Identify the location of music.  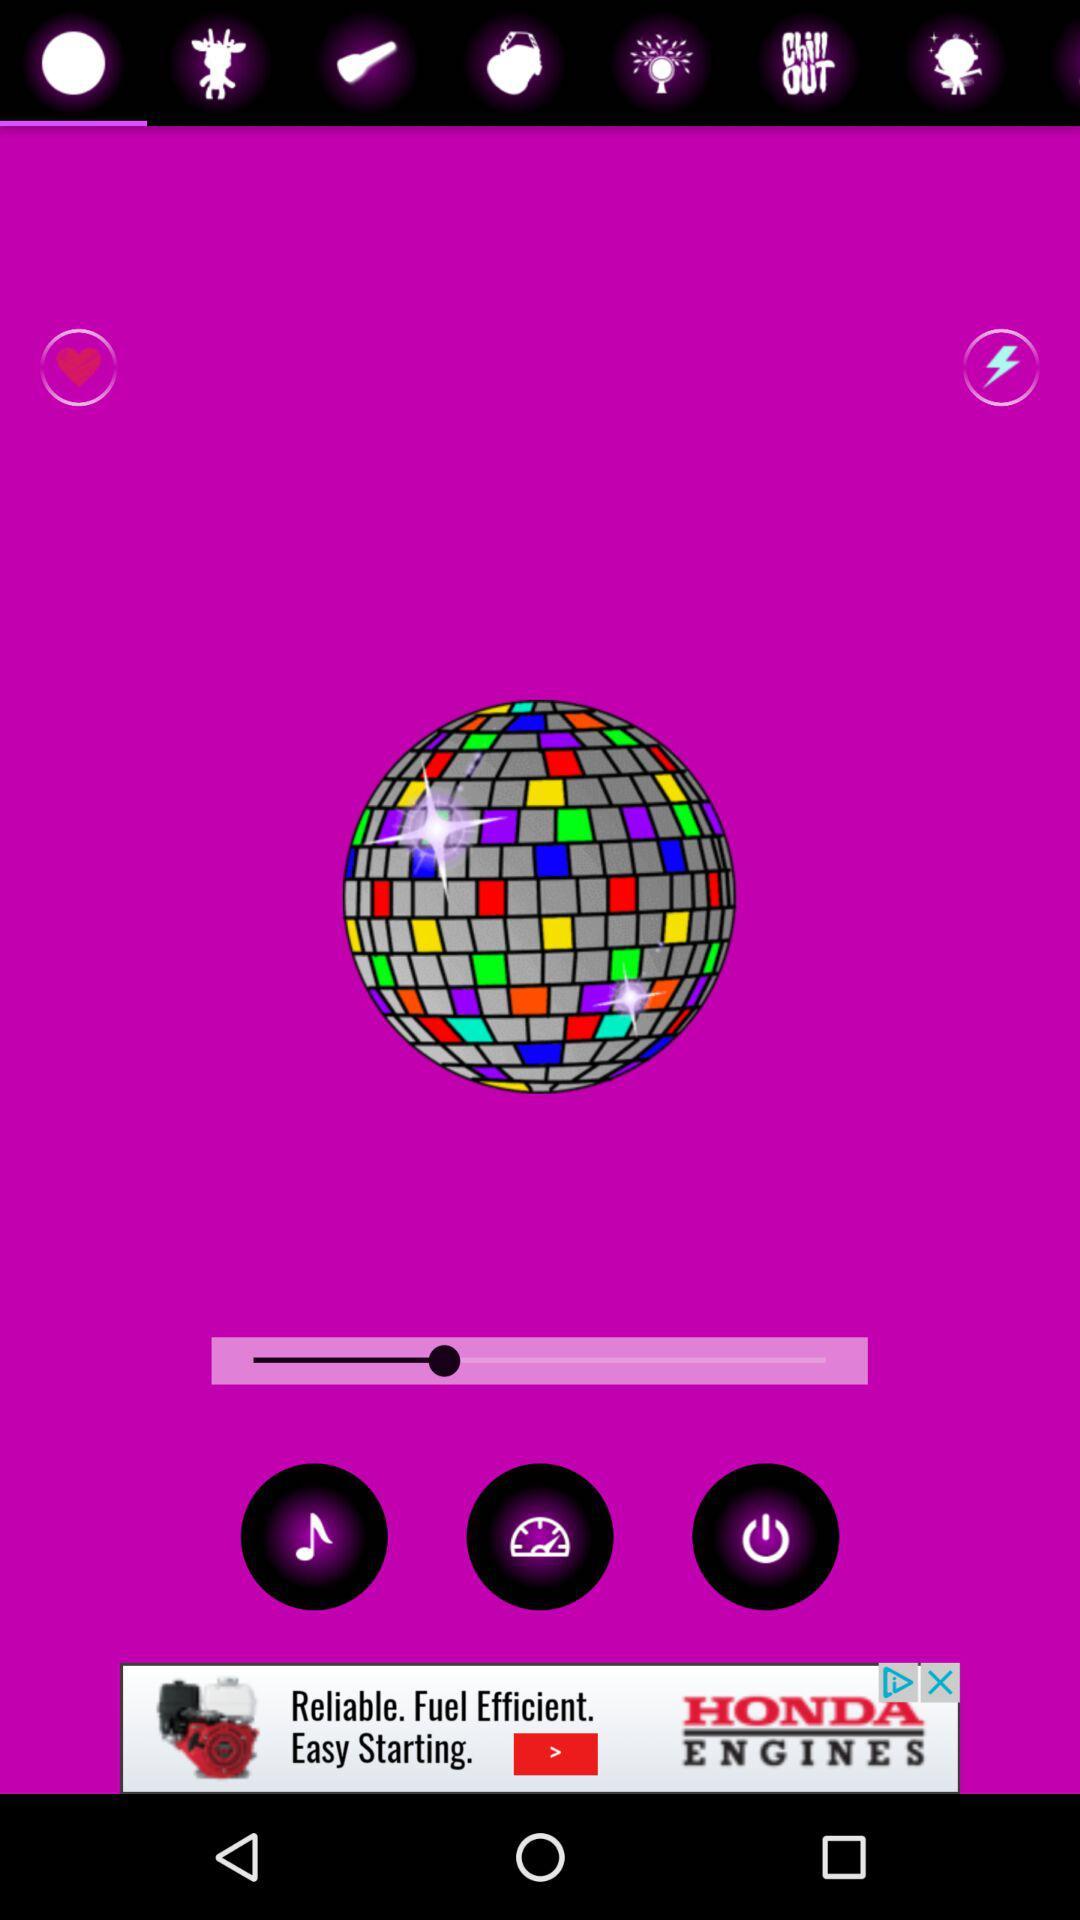
(314, 1535).